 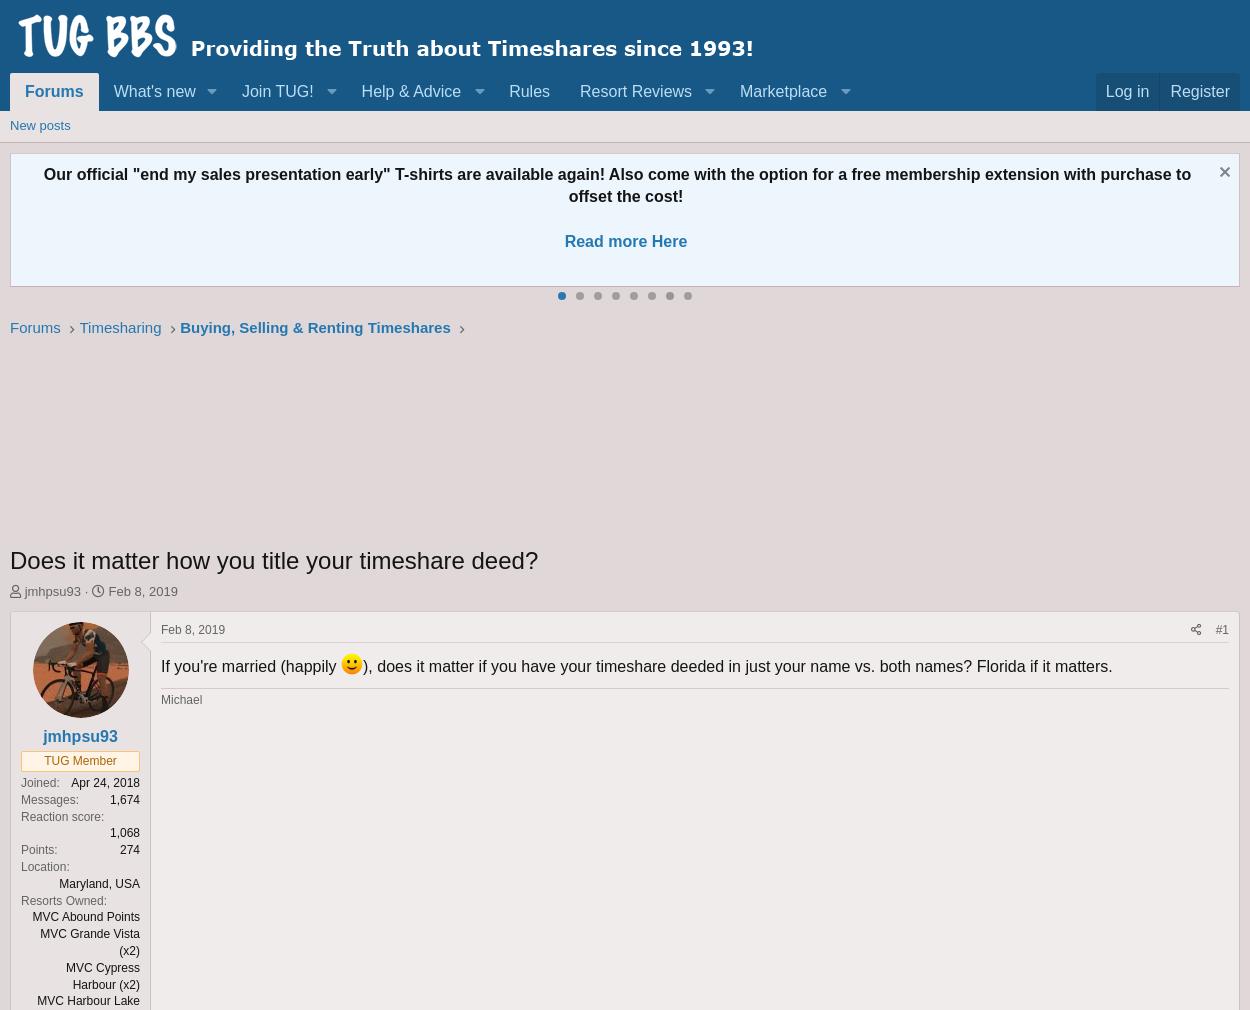 I want to click on 'Maryland, USA', so click(x=98, y=883).